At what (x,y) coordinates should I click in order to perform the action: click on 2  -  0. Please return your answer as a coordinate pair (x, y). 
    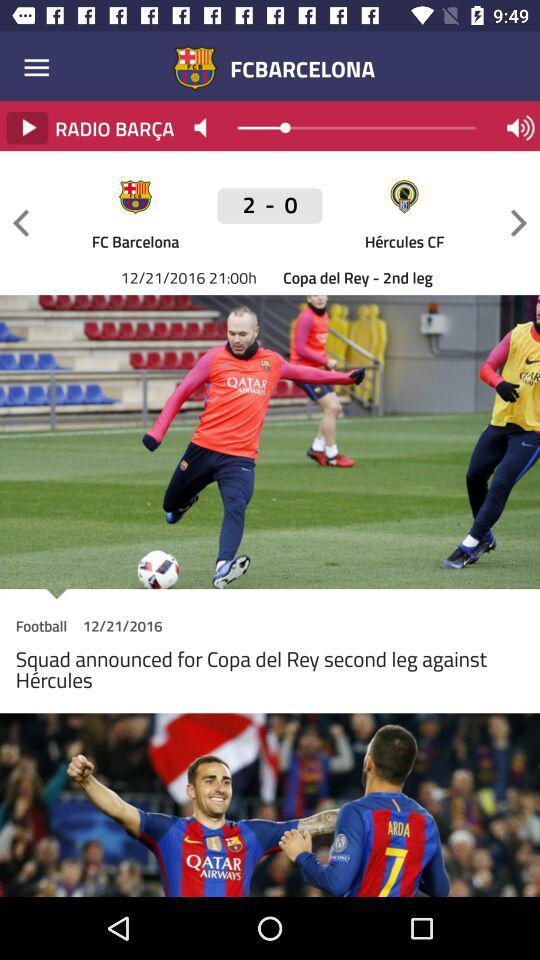
    Looking at the image, I should click on (270, 206).